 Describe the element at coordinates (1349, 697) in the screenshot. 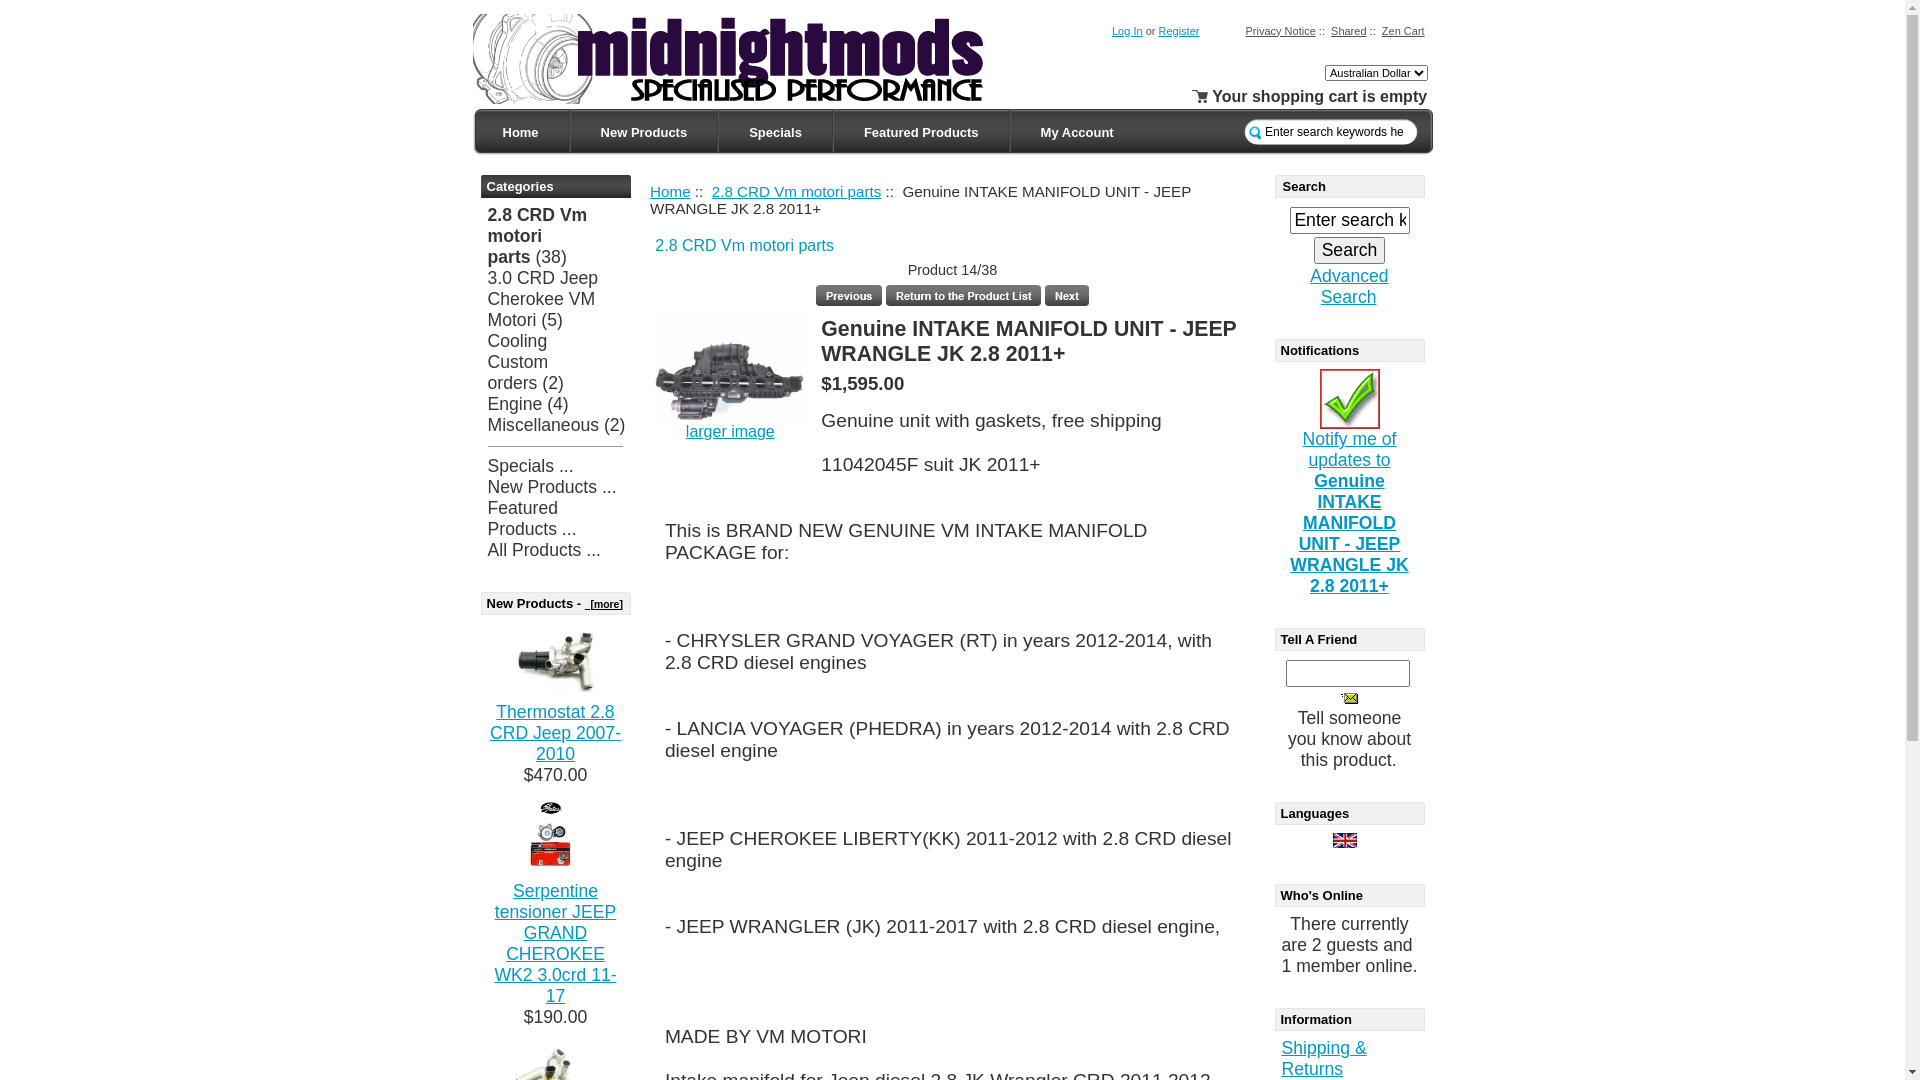

I see `' Tell a Friend '` at that location.